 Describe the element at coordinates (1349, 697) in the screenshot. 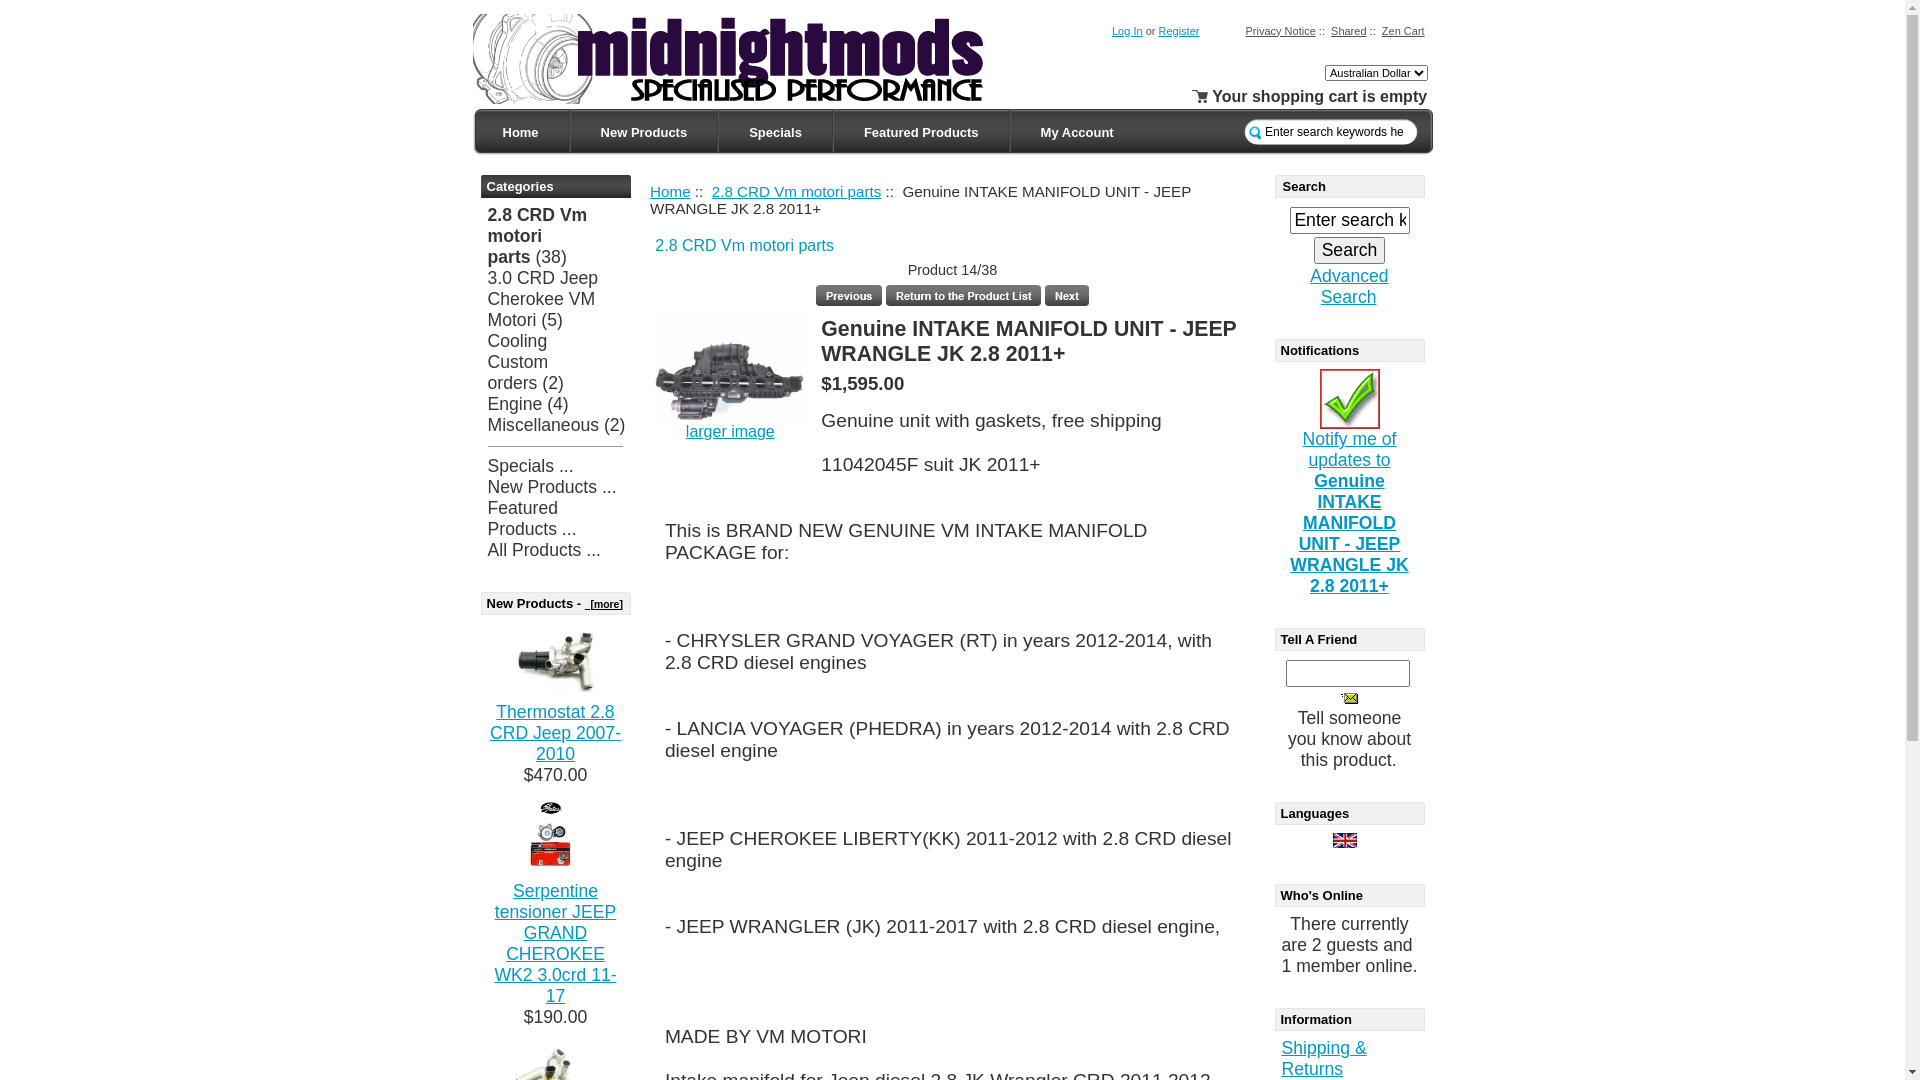

I see `' Tell a Friend '` at that location.